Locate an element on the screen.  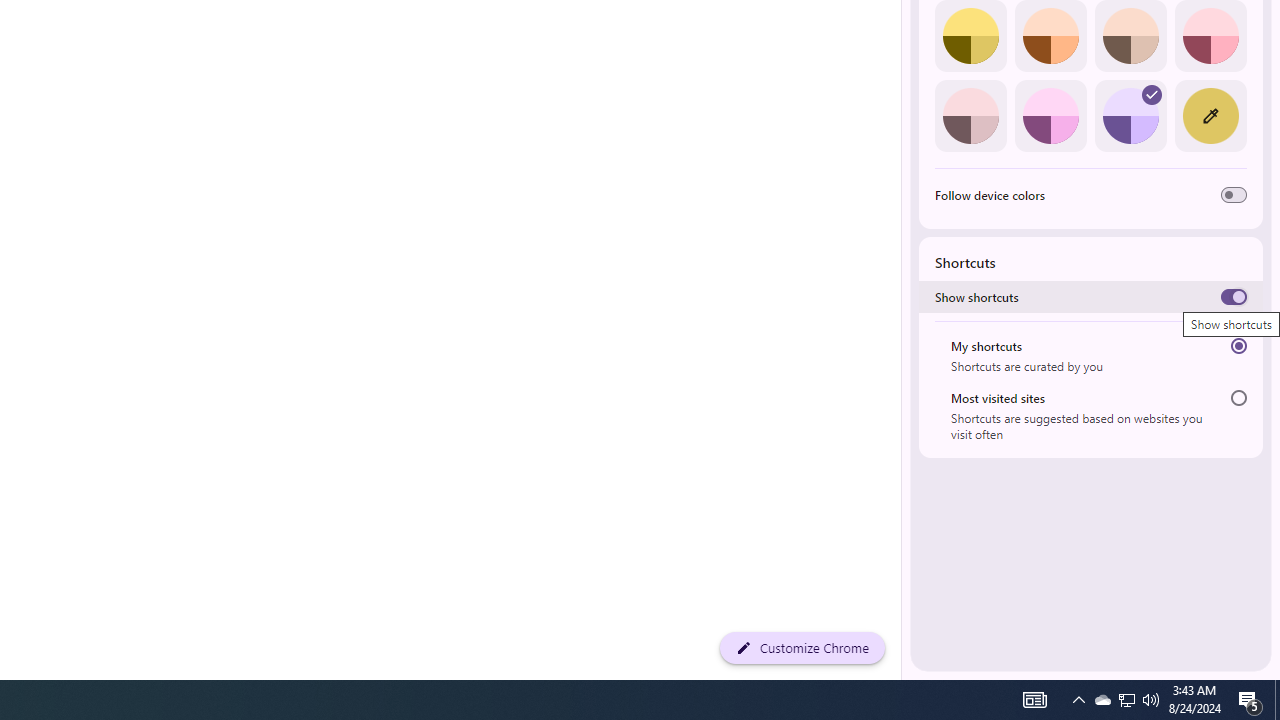
'Rose' is located at coordinates (1209, 36).